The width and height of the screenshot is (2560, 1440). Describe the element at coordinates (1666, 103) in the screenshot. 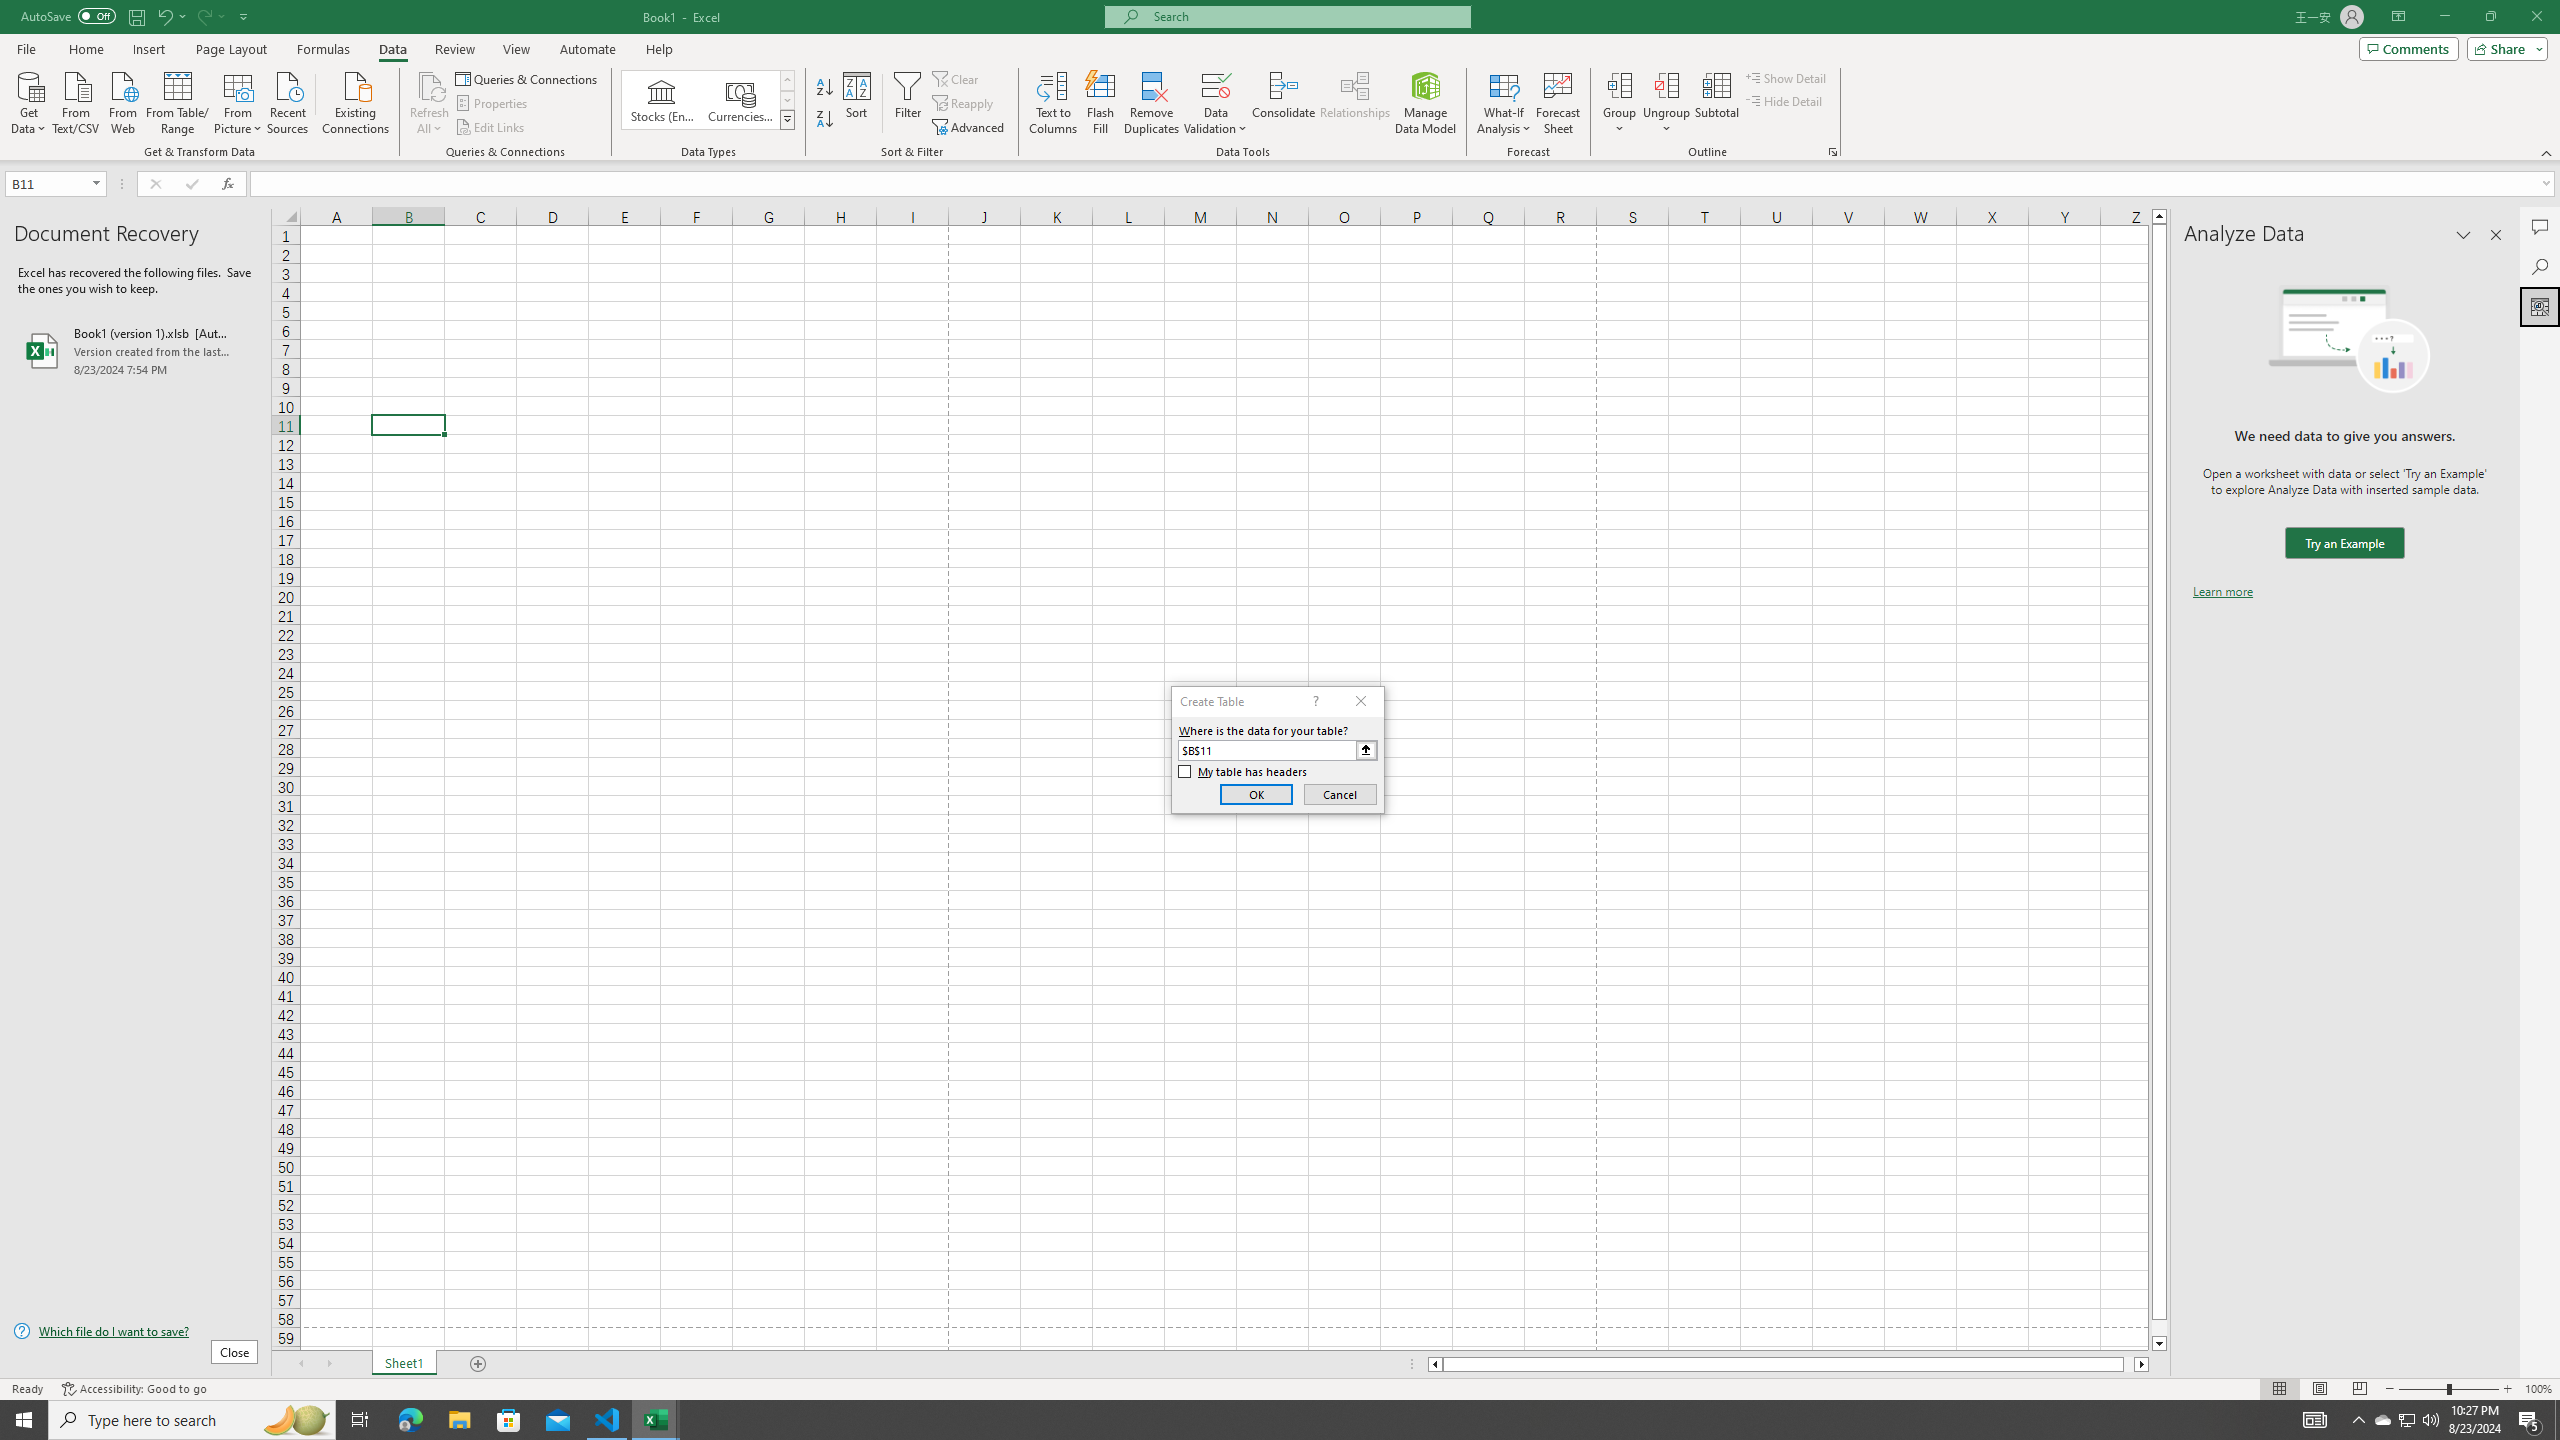

I see `'Ungroup...'` at that location.